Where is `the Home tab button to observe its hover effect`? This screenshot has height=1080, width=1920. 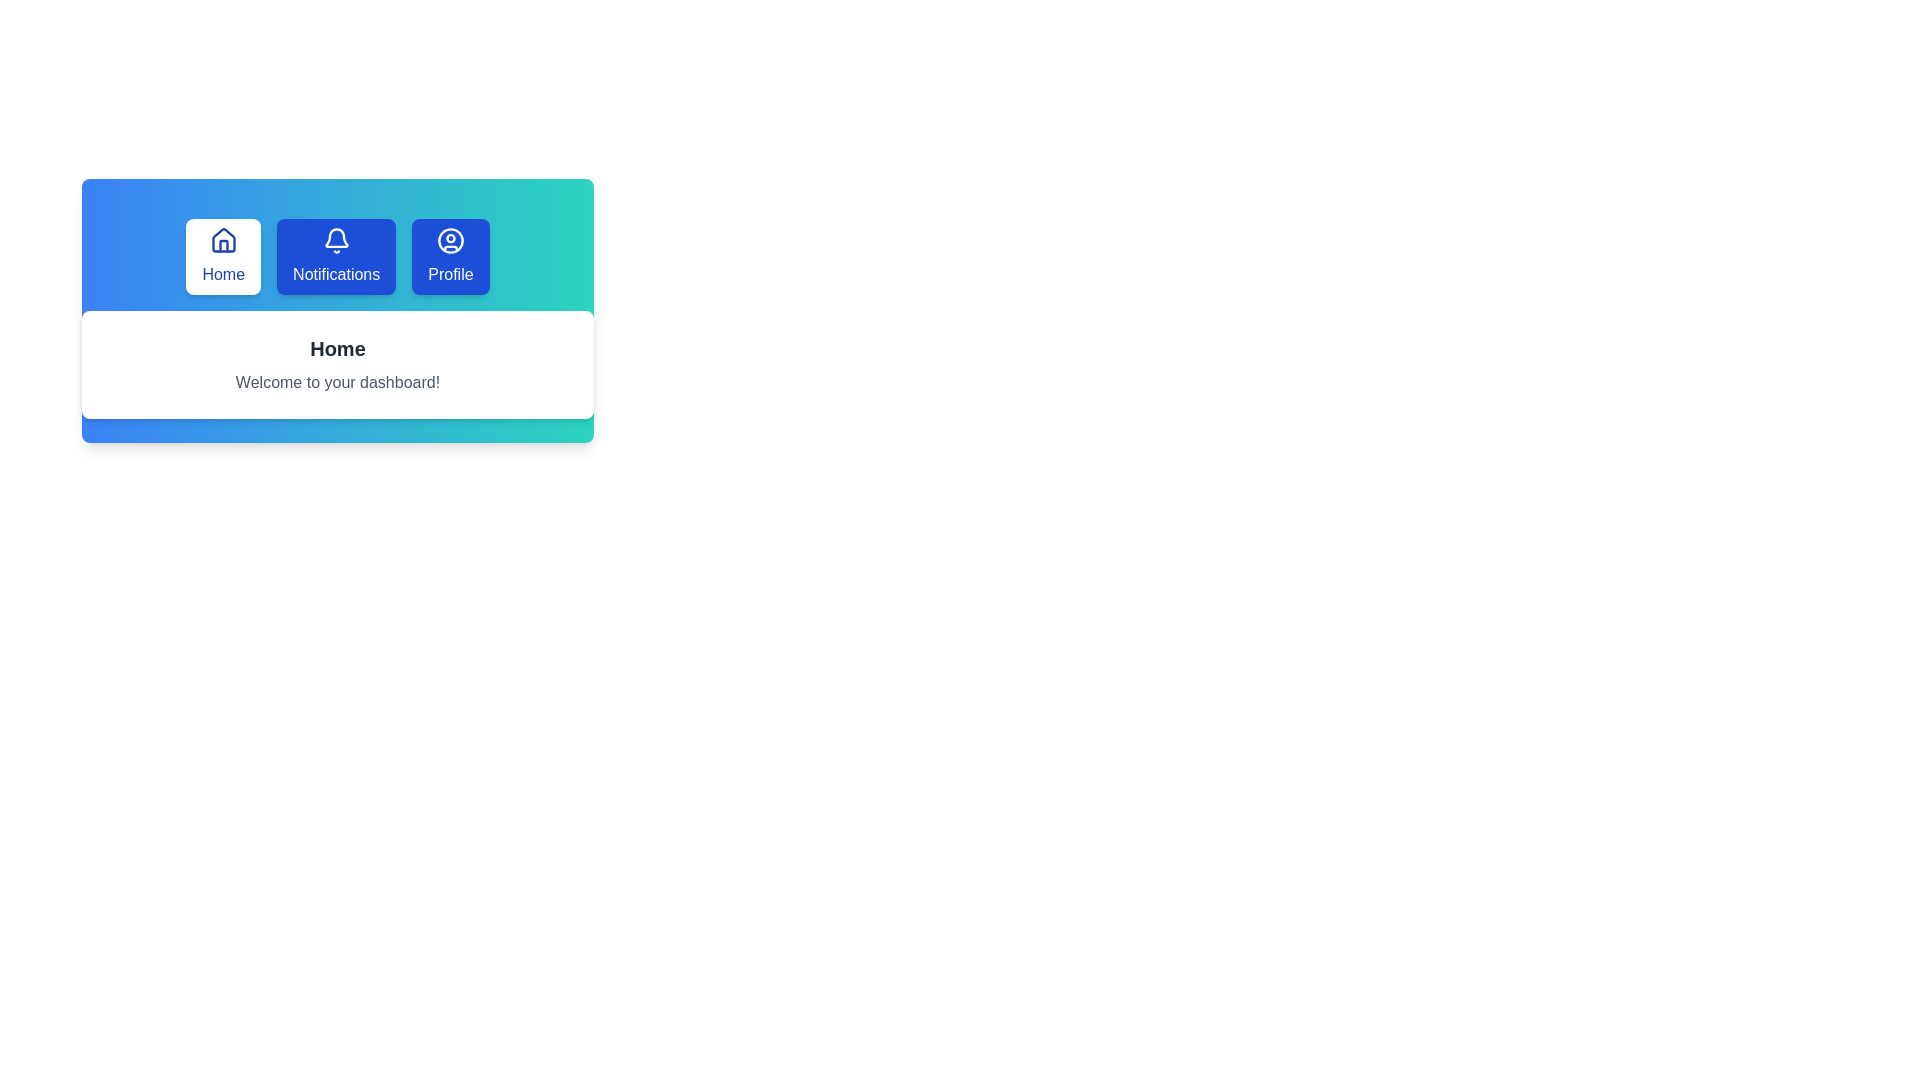
the Home tab button to observe its hover effect is located at coordinates (223, 256).